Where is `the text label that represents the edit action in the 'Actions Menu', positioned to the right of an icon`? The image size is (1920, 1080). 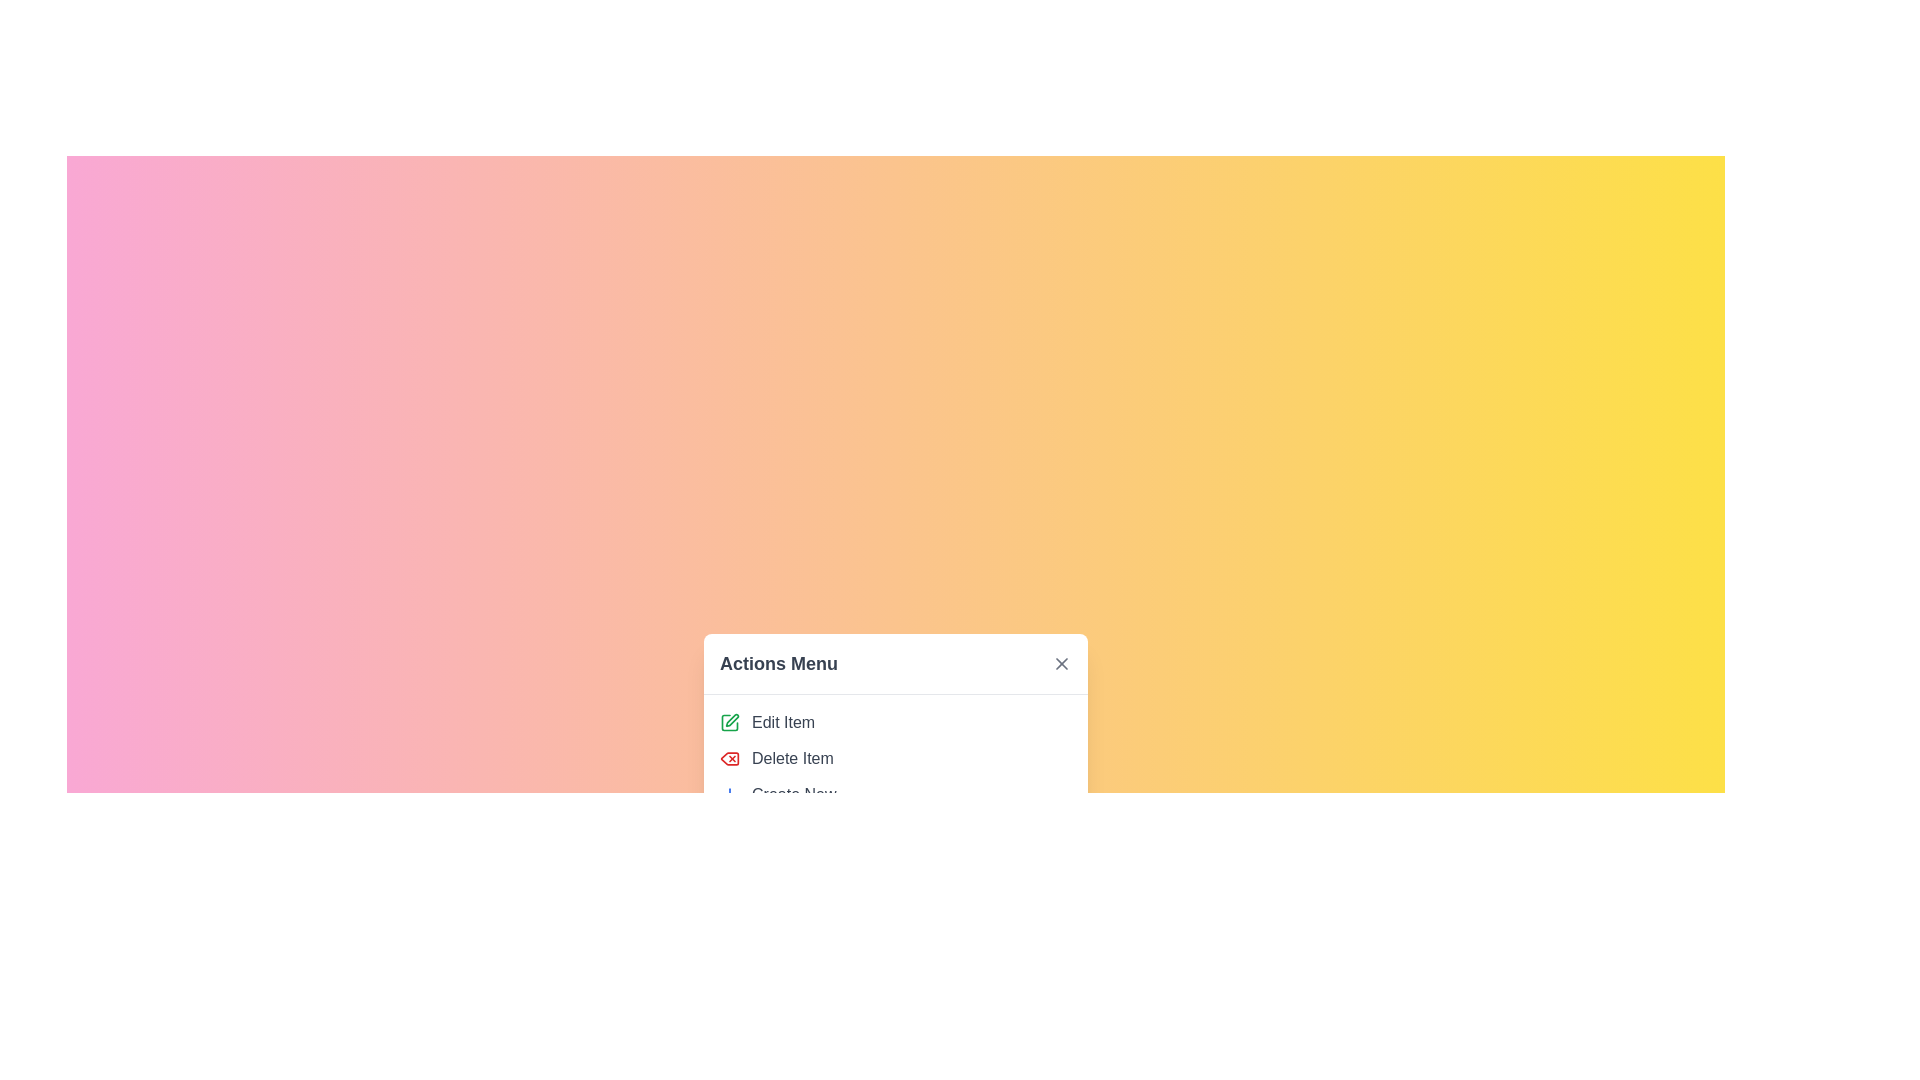 the text label that represents the edit action in the 'Actions Menu', positioned to the right of an icon is located at coordinates (782, 722).